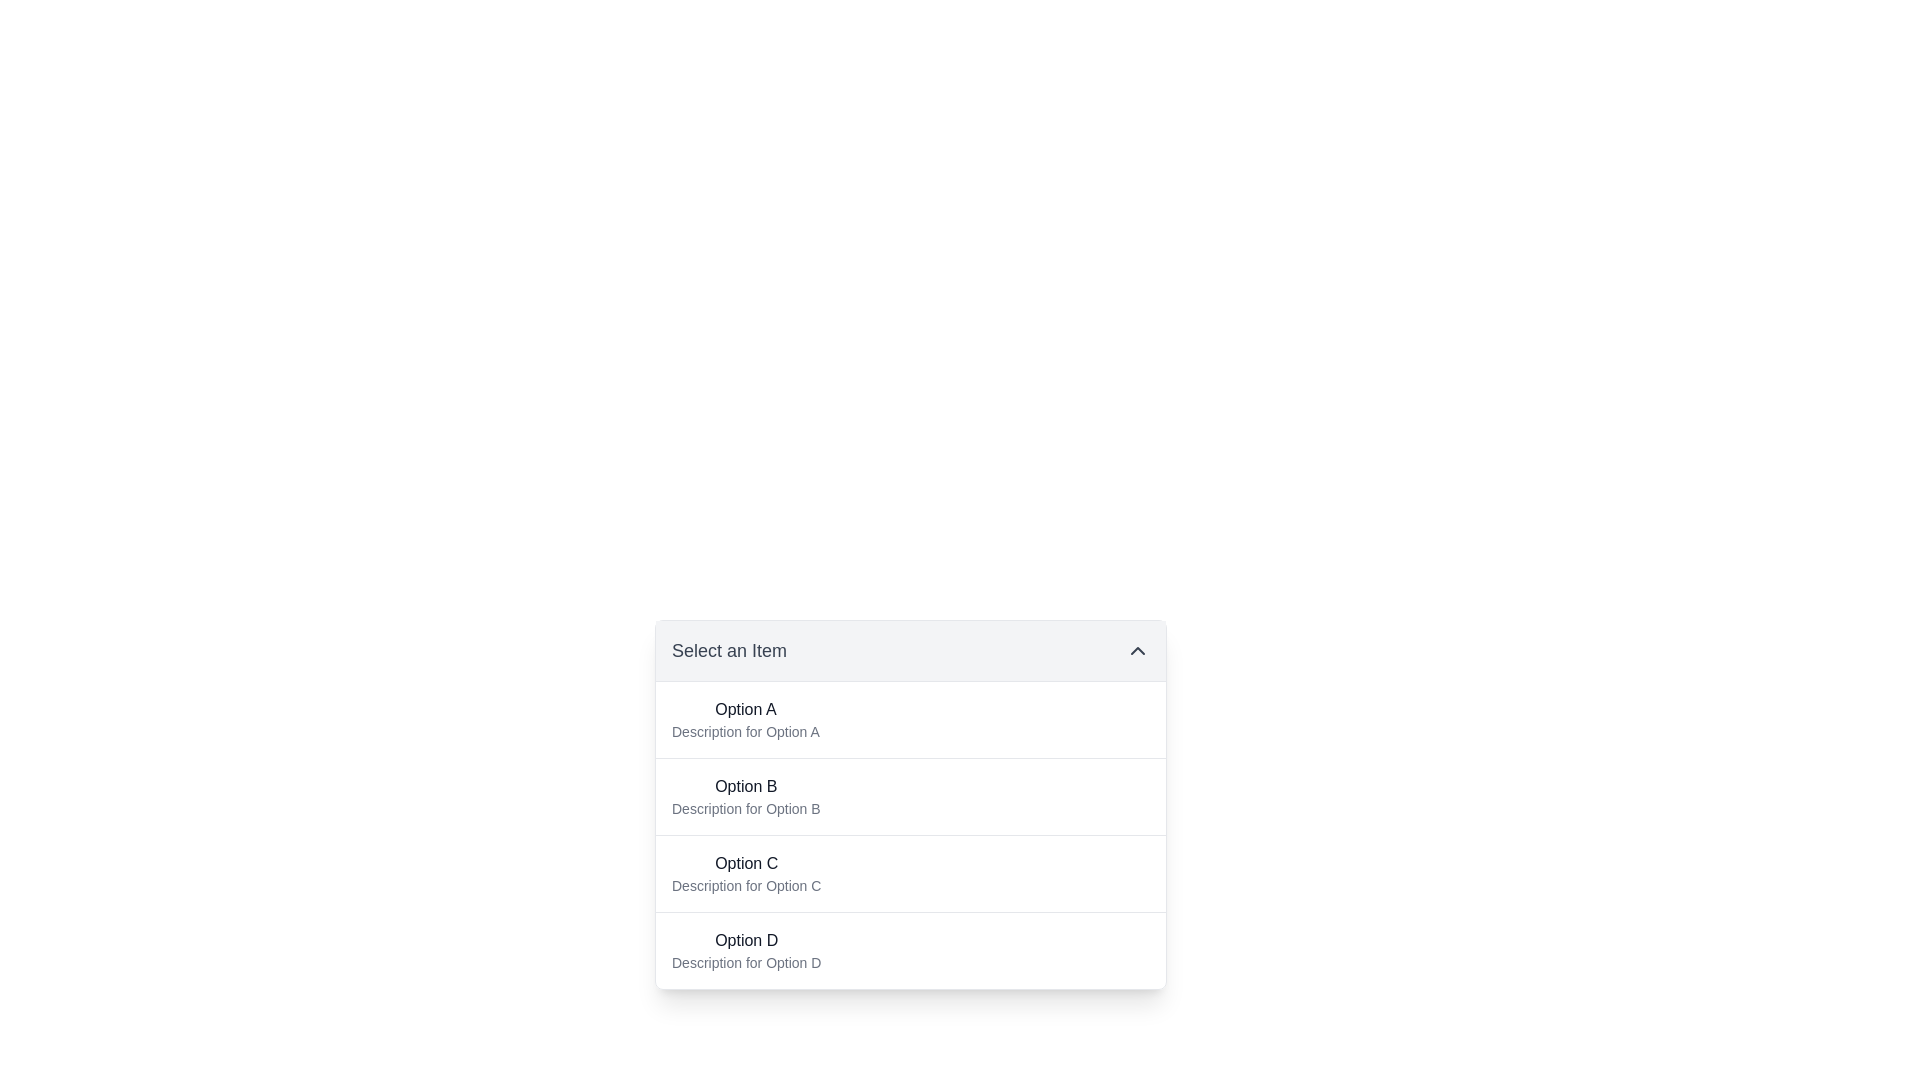 Image resolution: width=1920 pixels, height=1080 pixels. What do you see at coordinates (910, 720) in the screenshot?
I see `on the first option 'Option A' in the dropdown menu` at bounding box center [910, 720].